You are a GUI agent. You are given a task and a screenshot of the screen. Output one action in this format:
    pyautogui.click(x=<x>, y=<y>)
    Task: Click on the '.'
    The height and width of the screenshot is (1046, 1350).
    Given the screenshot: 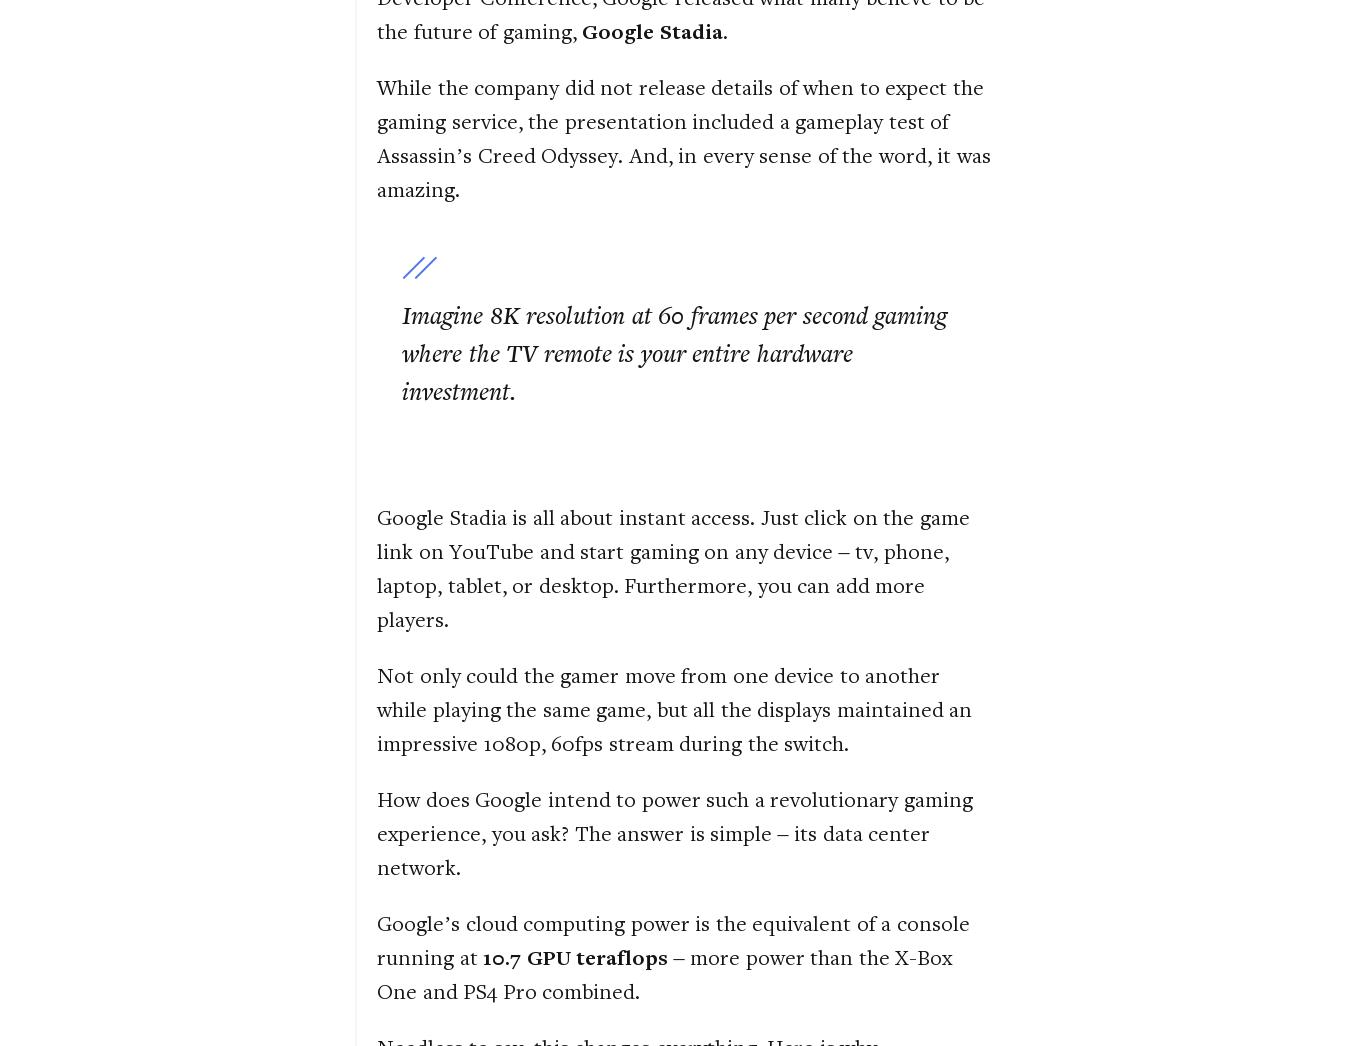 What is the action you would take?
    pyautogui.click(x=723, y=29)
    